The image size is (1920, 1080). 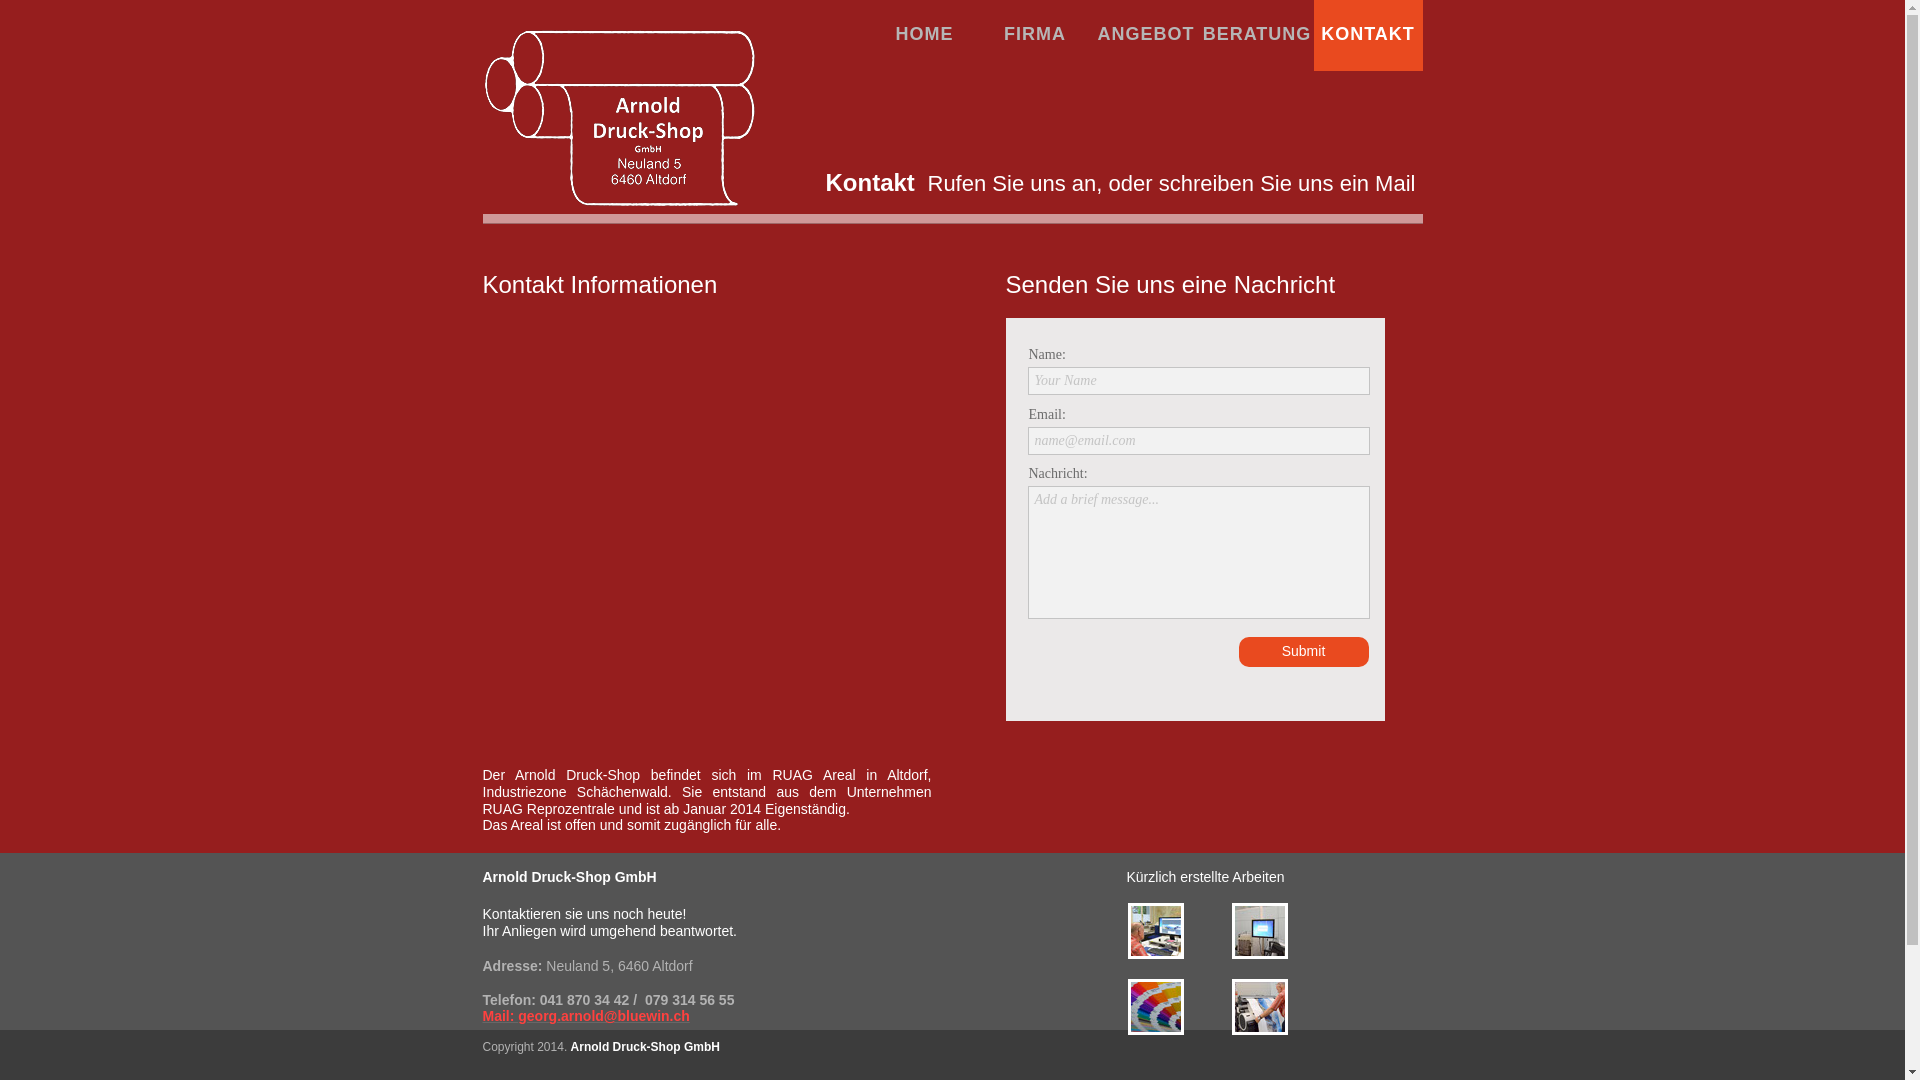 I want to click on 'Submit', so click(x=1237, y=651).